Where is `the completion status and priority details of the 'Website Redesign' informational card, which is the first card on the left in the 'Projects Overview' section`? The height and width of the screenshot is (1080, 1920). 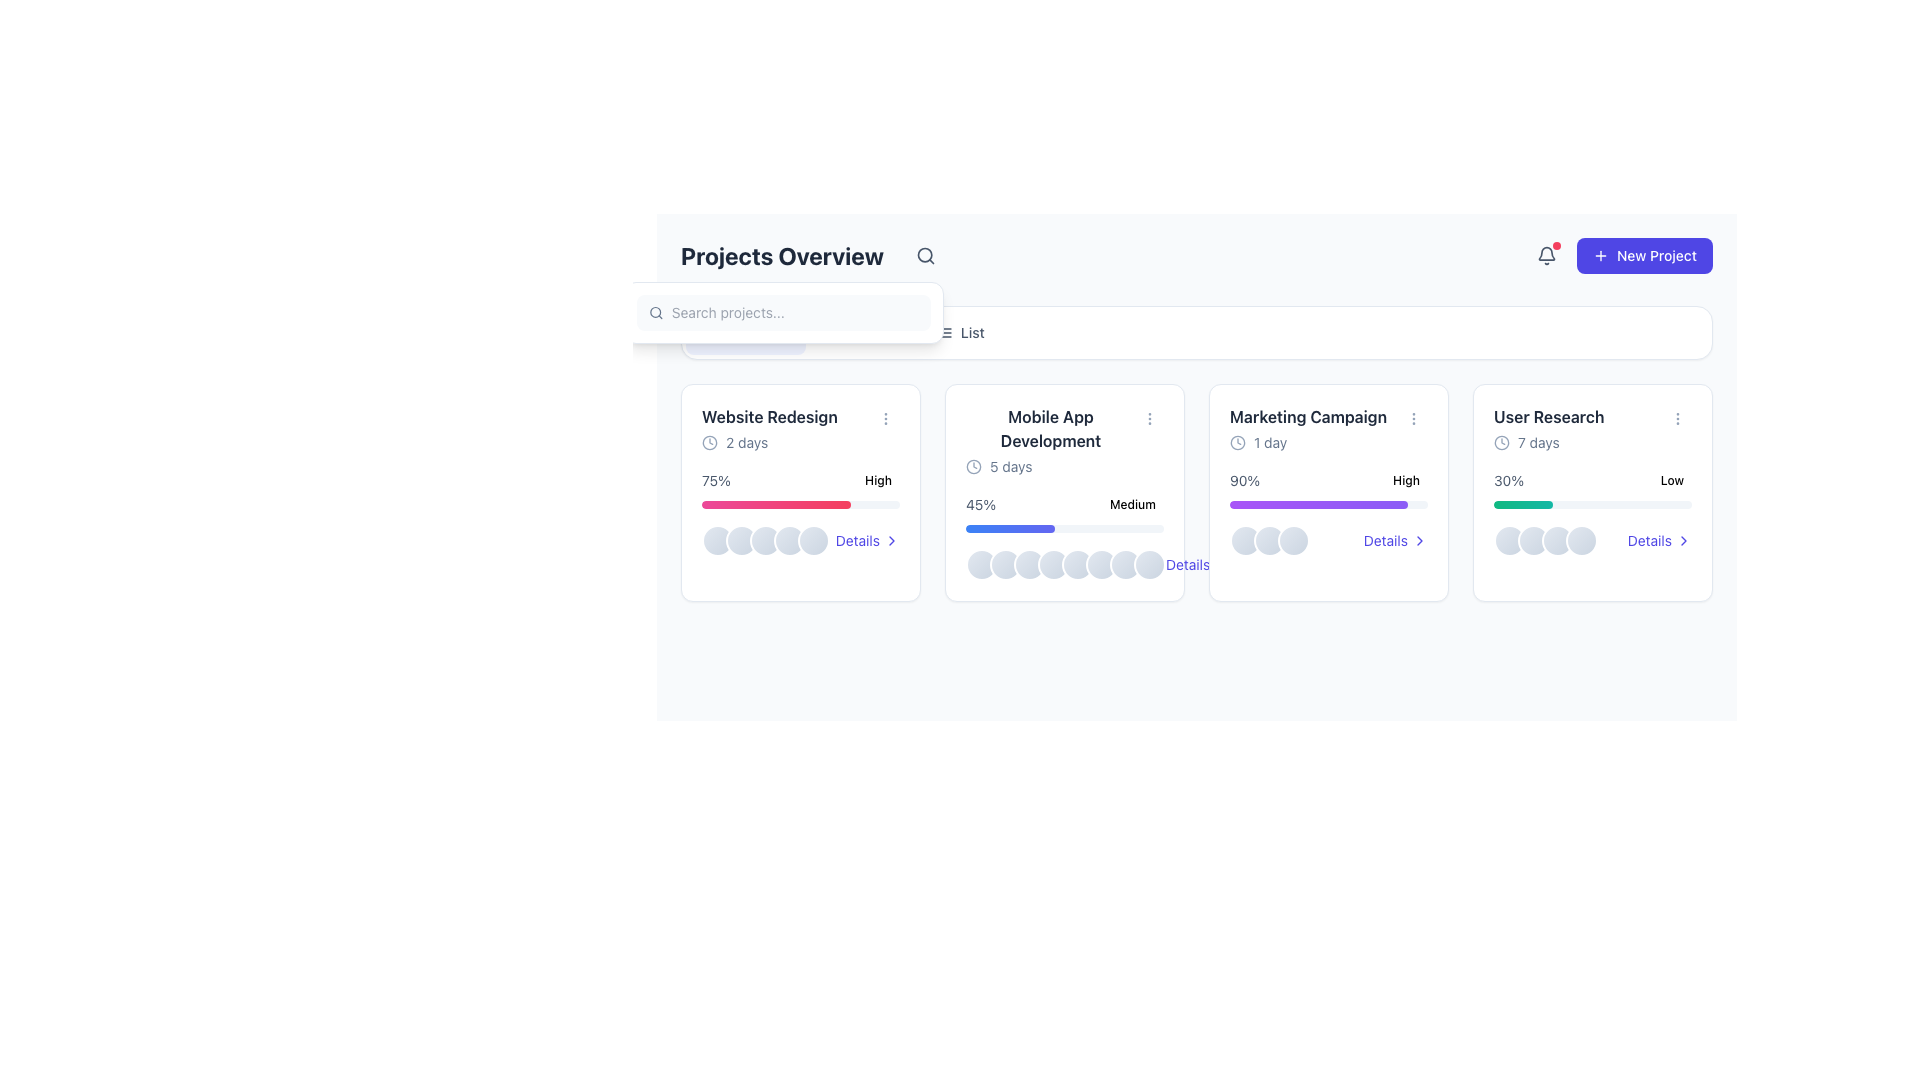 the completion status and priority details of the 'Website Redesign' informational card, which is the first card on the left in the 'Projects Overview' section is located at coordinates (801, 481).